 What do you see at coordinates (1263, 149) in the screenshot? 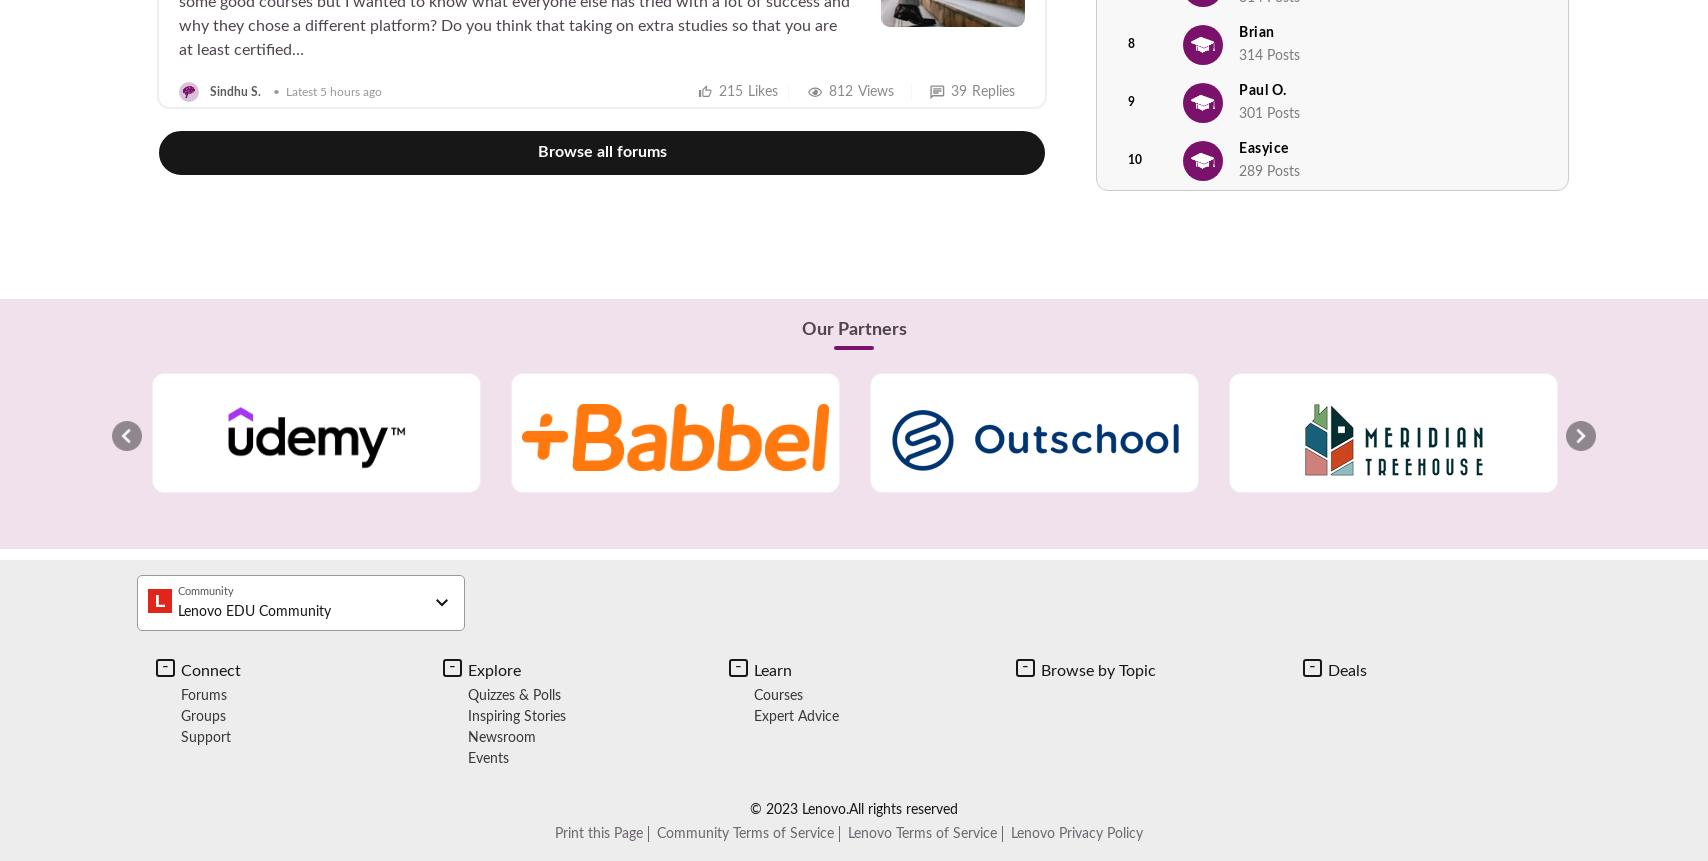
I see `'Easyice'` at bounding box center [1263, 149].